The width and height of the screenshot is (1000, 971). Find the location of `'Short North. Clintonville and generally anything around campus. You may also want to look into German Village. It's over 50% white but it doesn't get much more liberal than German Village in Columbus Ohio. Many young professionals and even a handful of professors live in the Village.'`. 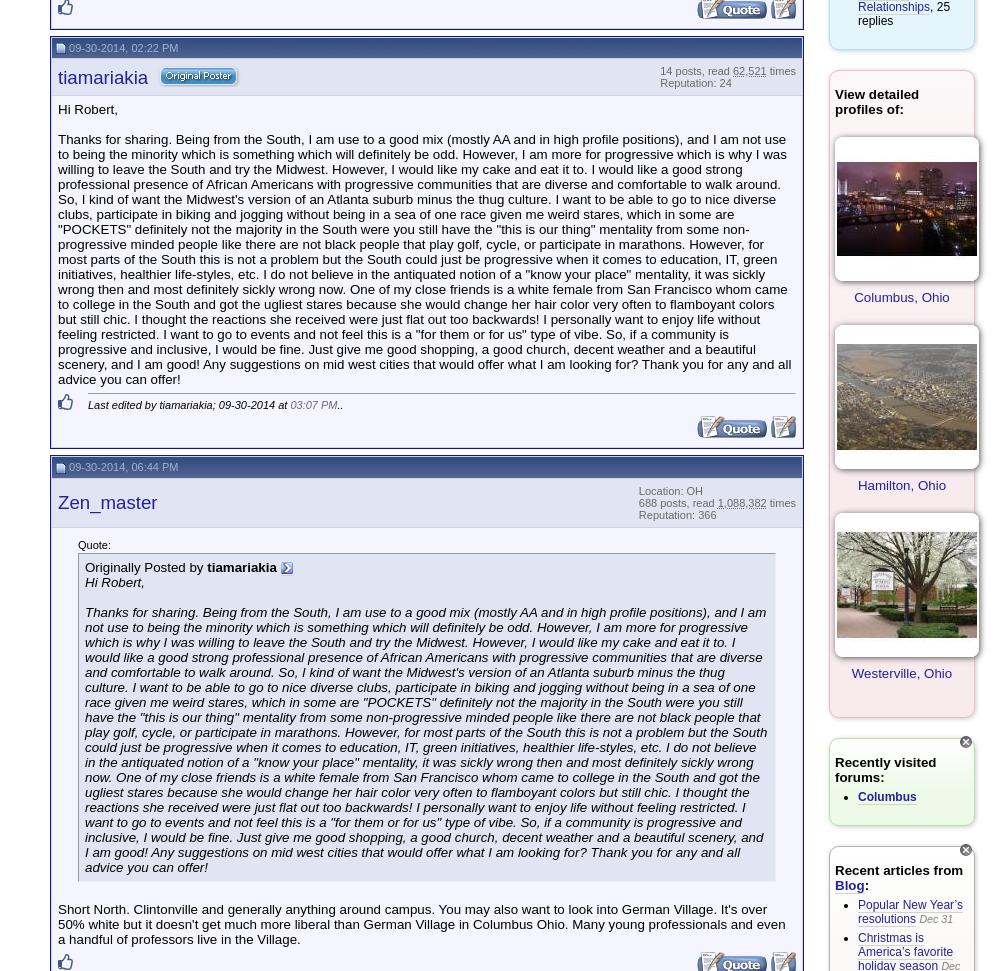

'Short North. Clintonville and generally anything around campus. You may also want to look into German Village. It's over 50% white but it doesn't get much more liberal than German Village in Columbus Ohio. Many young professionals and even a handful of professors live in the Village.' is located at coordinates (421, 922).